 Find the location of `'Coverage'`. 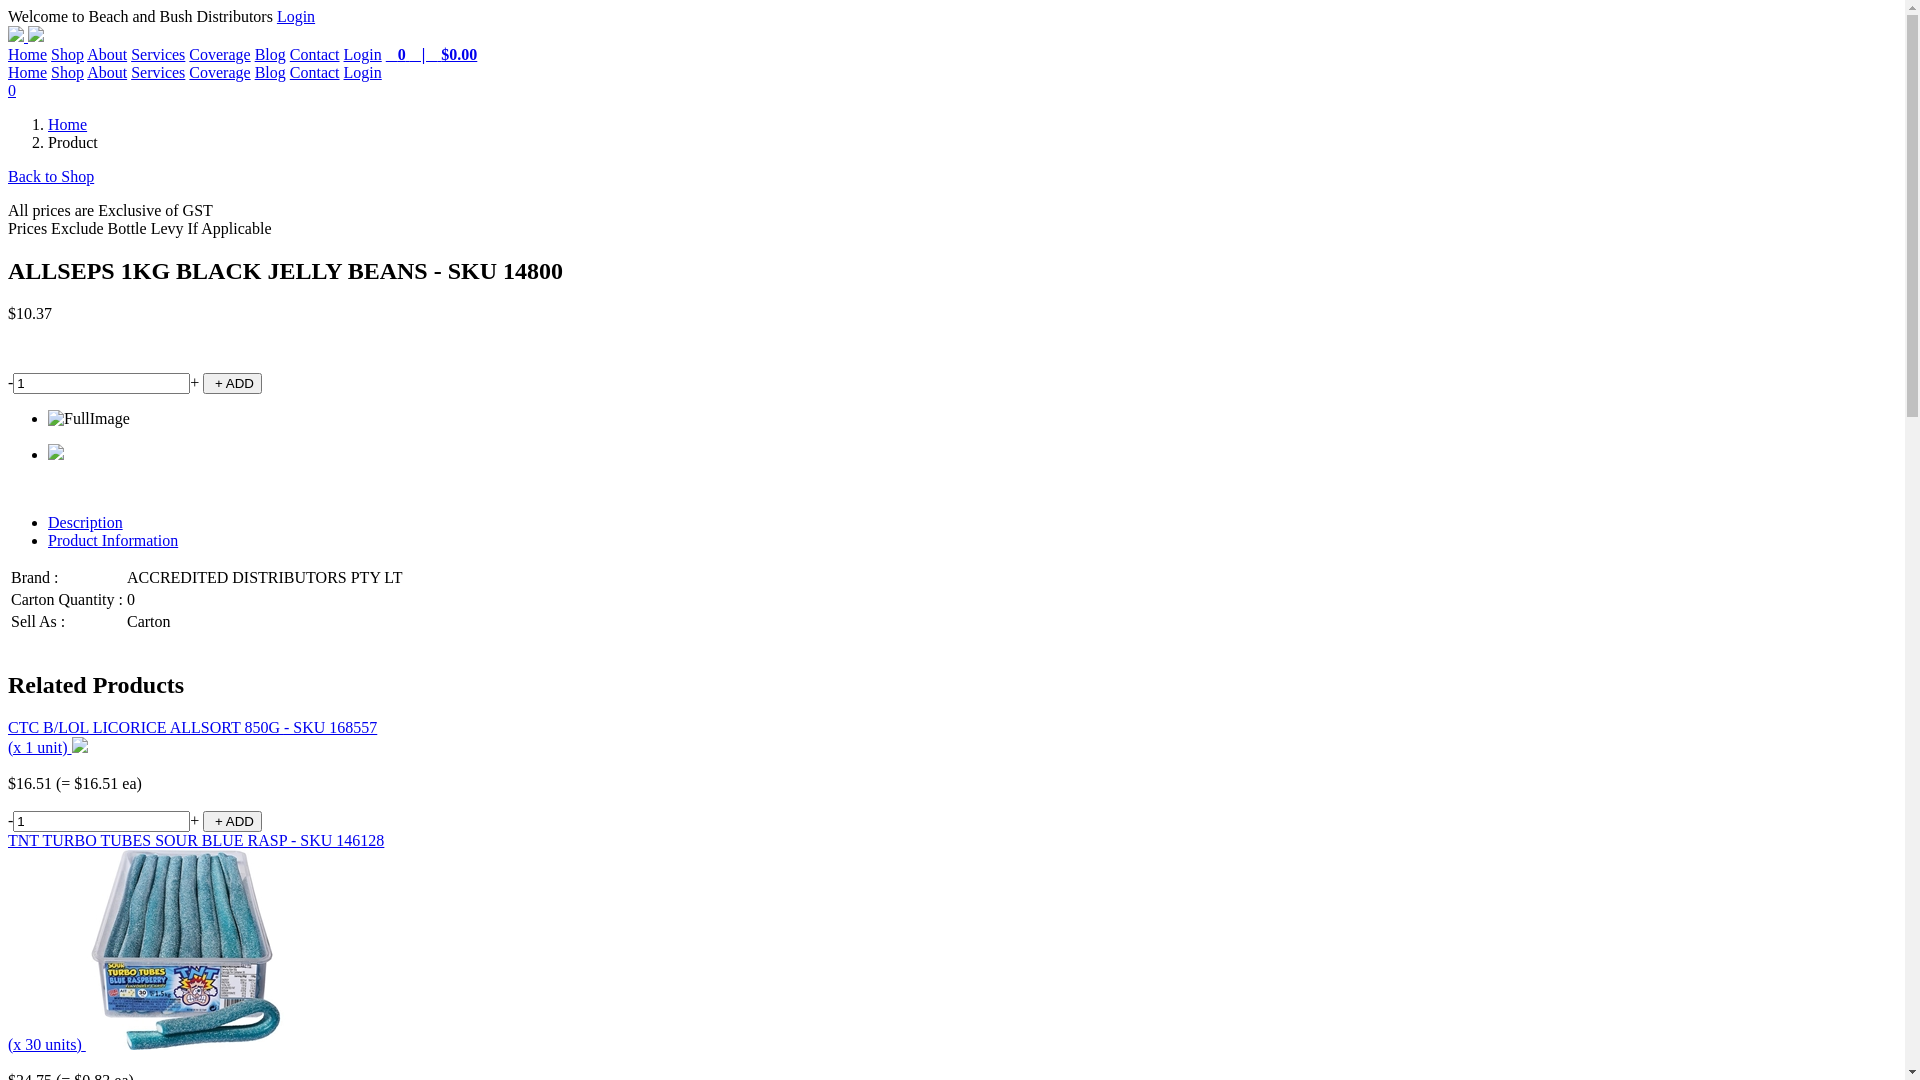

'Coverage' is located at coordinates (219, 53).